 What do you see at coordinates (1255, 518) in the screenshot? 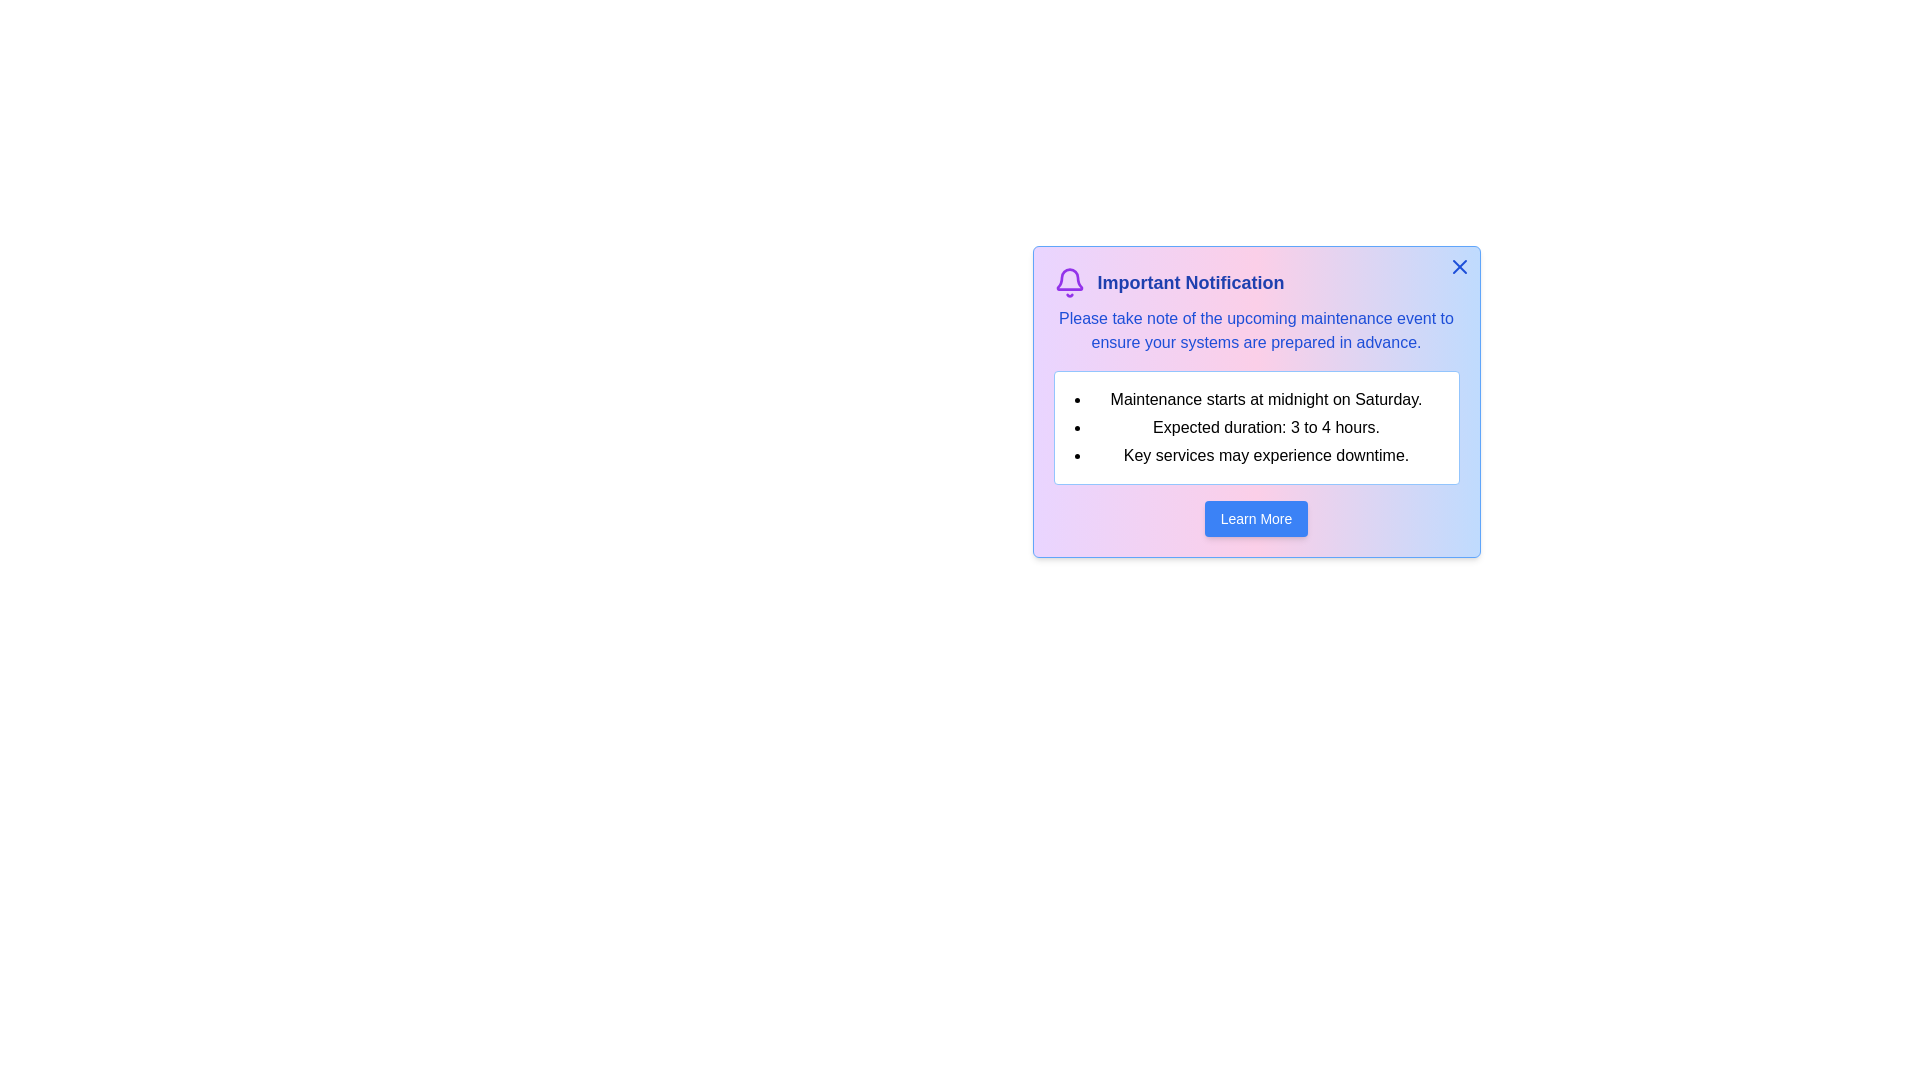
I see `the 'Learn More' button` at bounding box center [1255, 518].